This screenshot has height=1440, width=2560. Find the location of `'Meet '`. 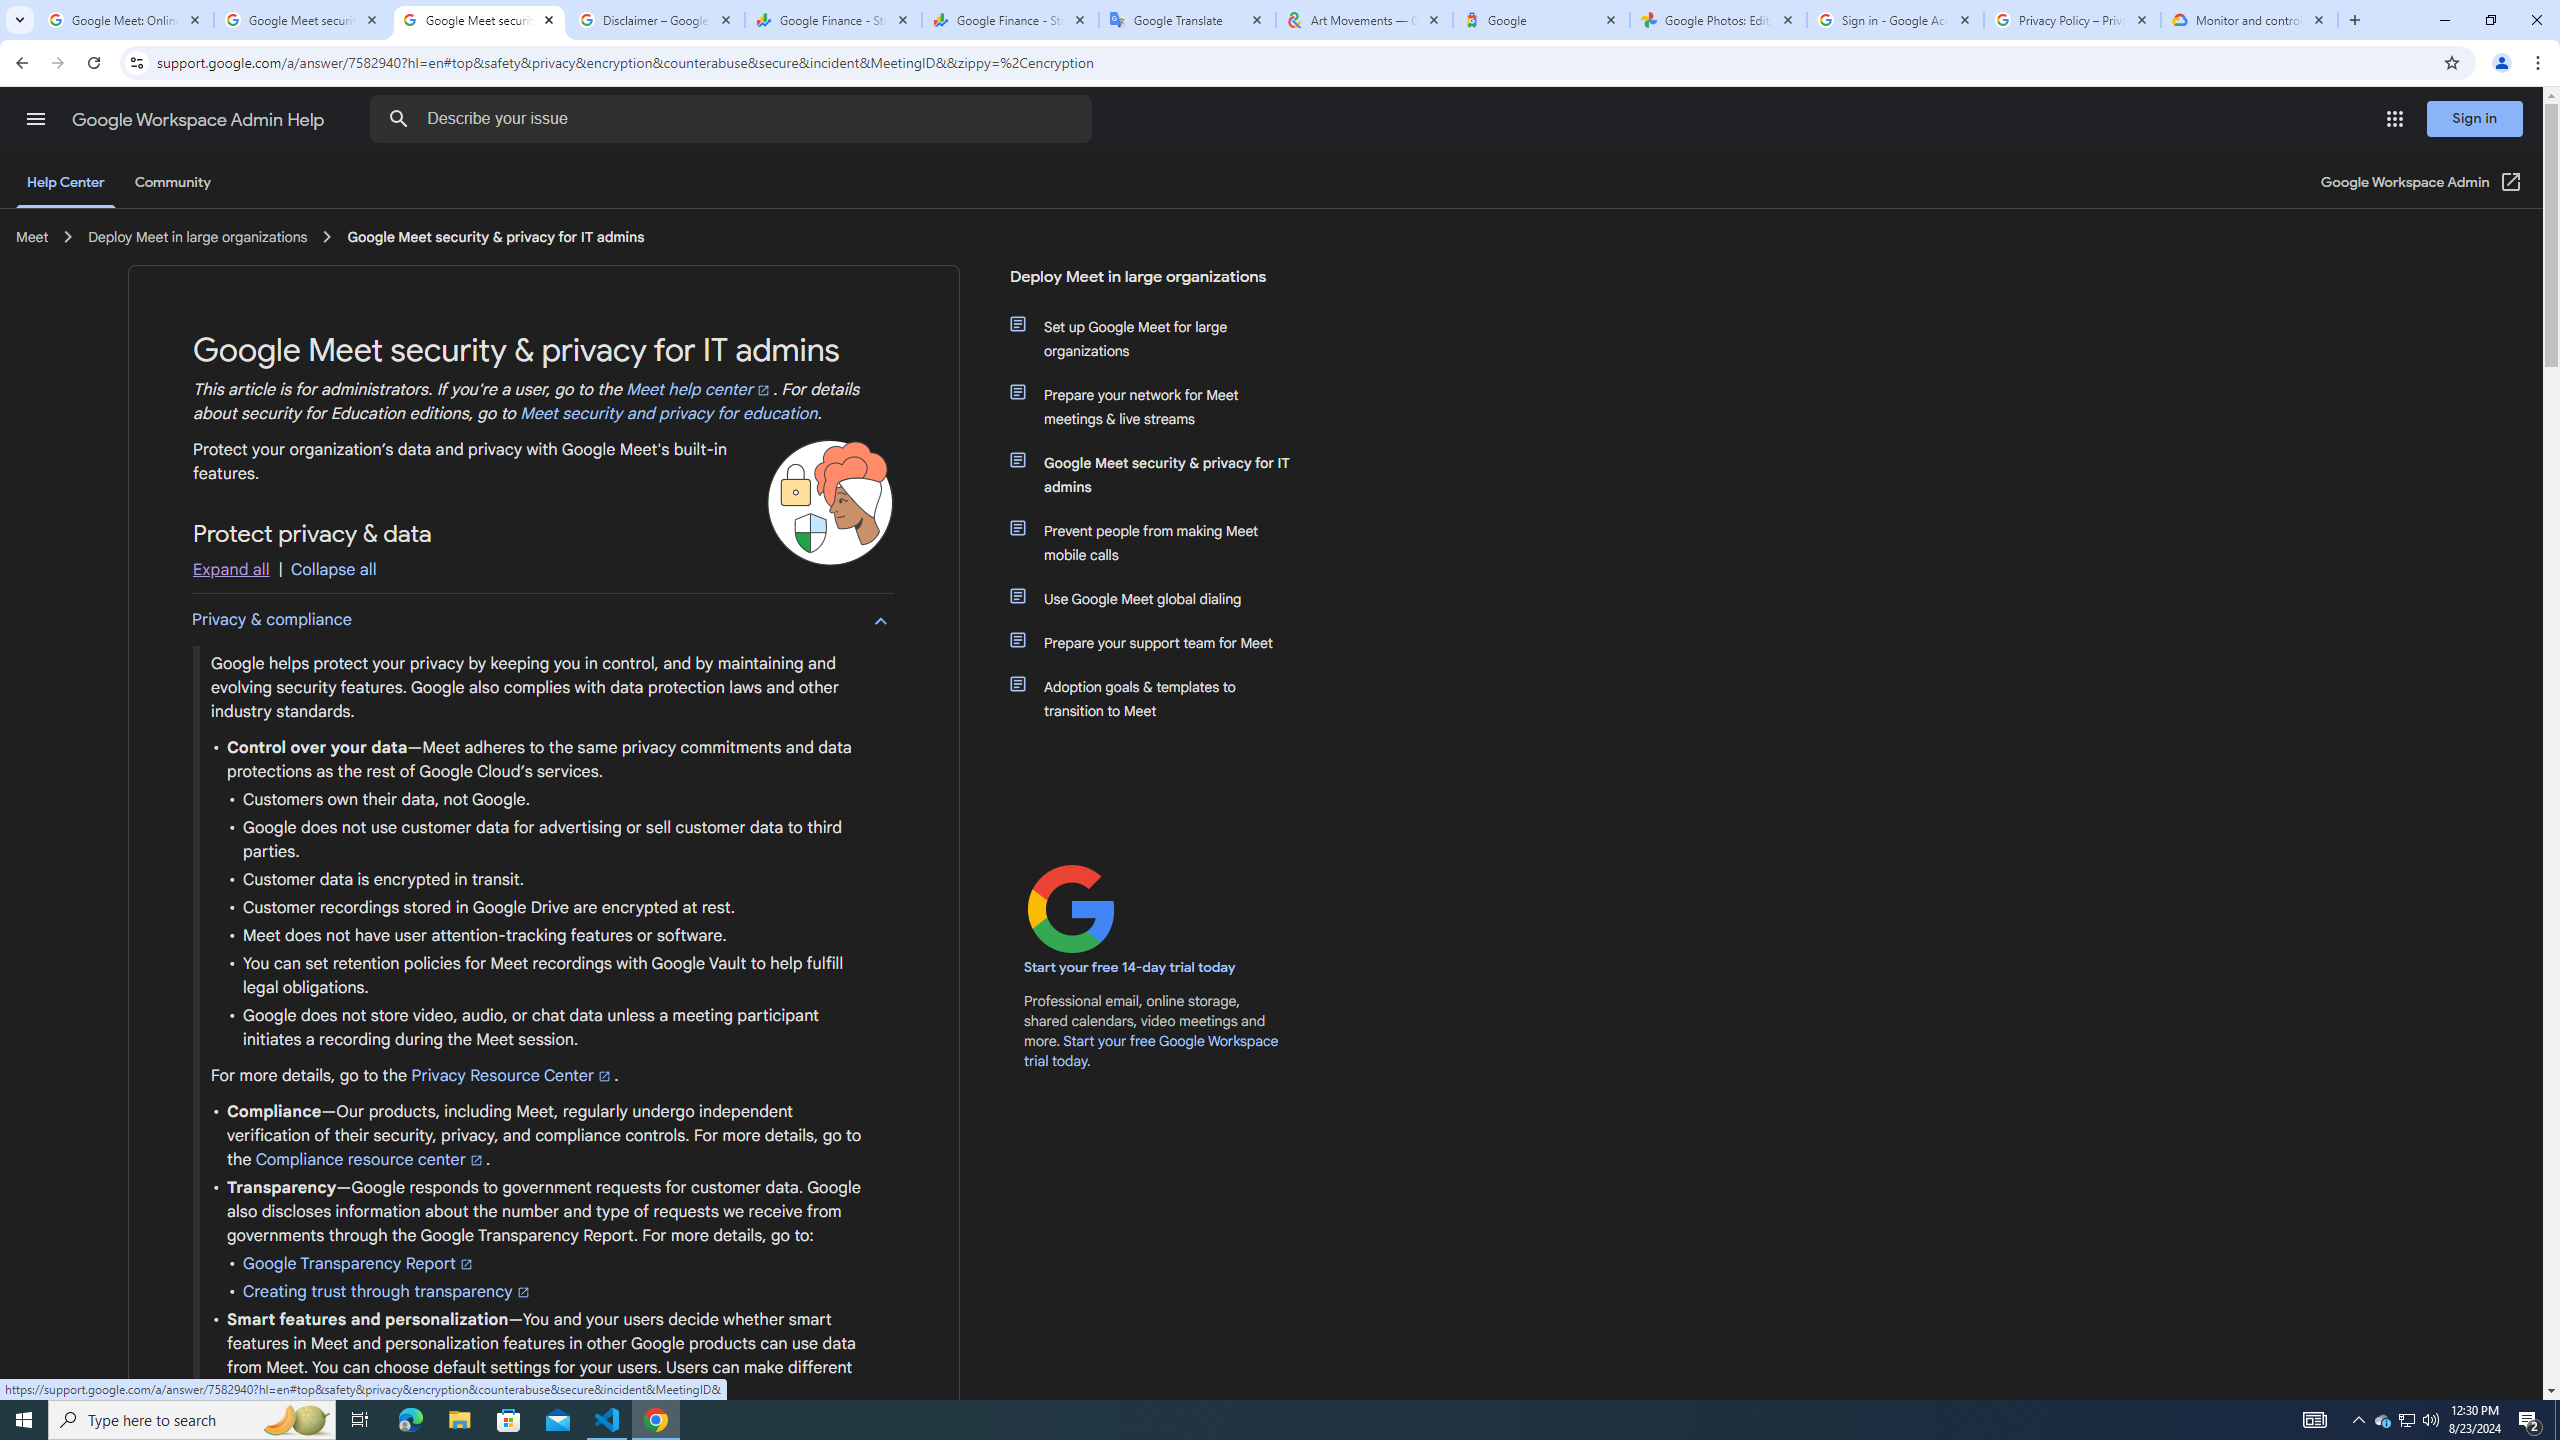

'Meet ' is located at coordinates (32, 235).